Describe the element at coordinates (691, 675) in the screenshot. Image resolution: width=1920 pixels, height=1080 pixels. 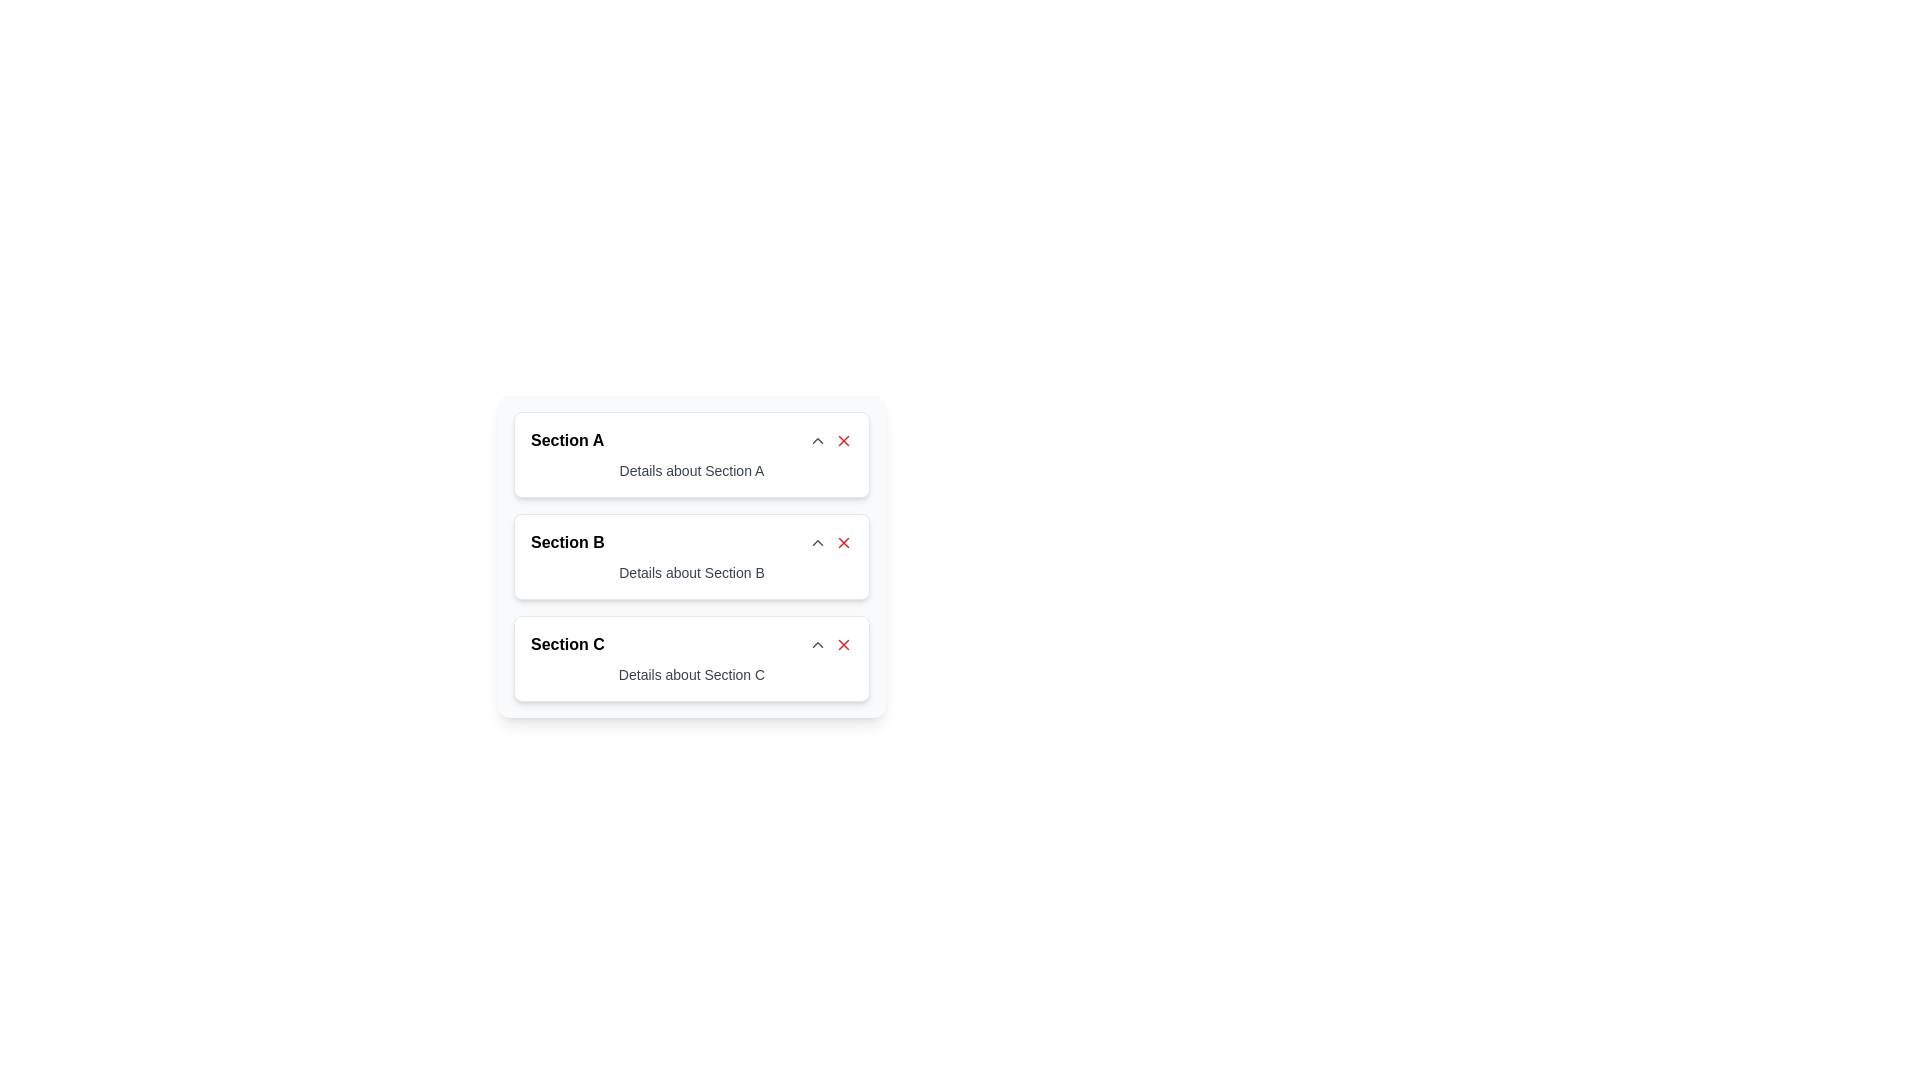
I see `the static text element providing information for 'Section C'` at that location.